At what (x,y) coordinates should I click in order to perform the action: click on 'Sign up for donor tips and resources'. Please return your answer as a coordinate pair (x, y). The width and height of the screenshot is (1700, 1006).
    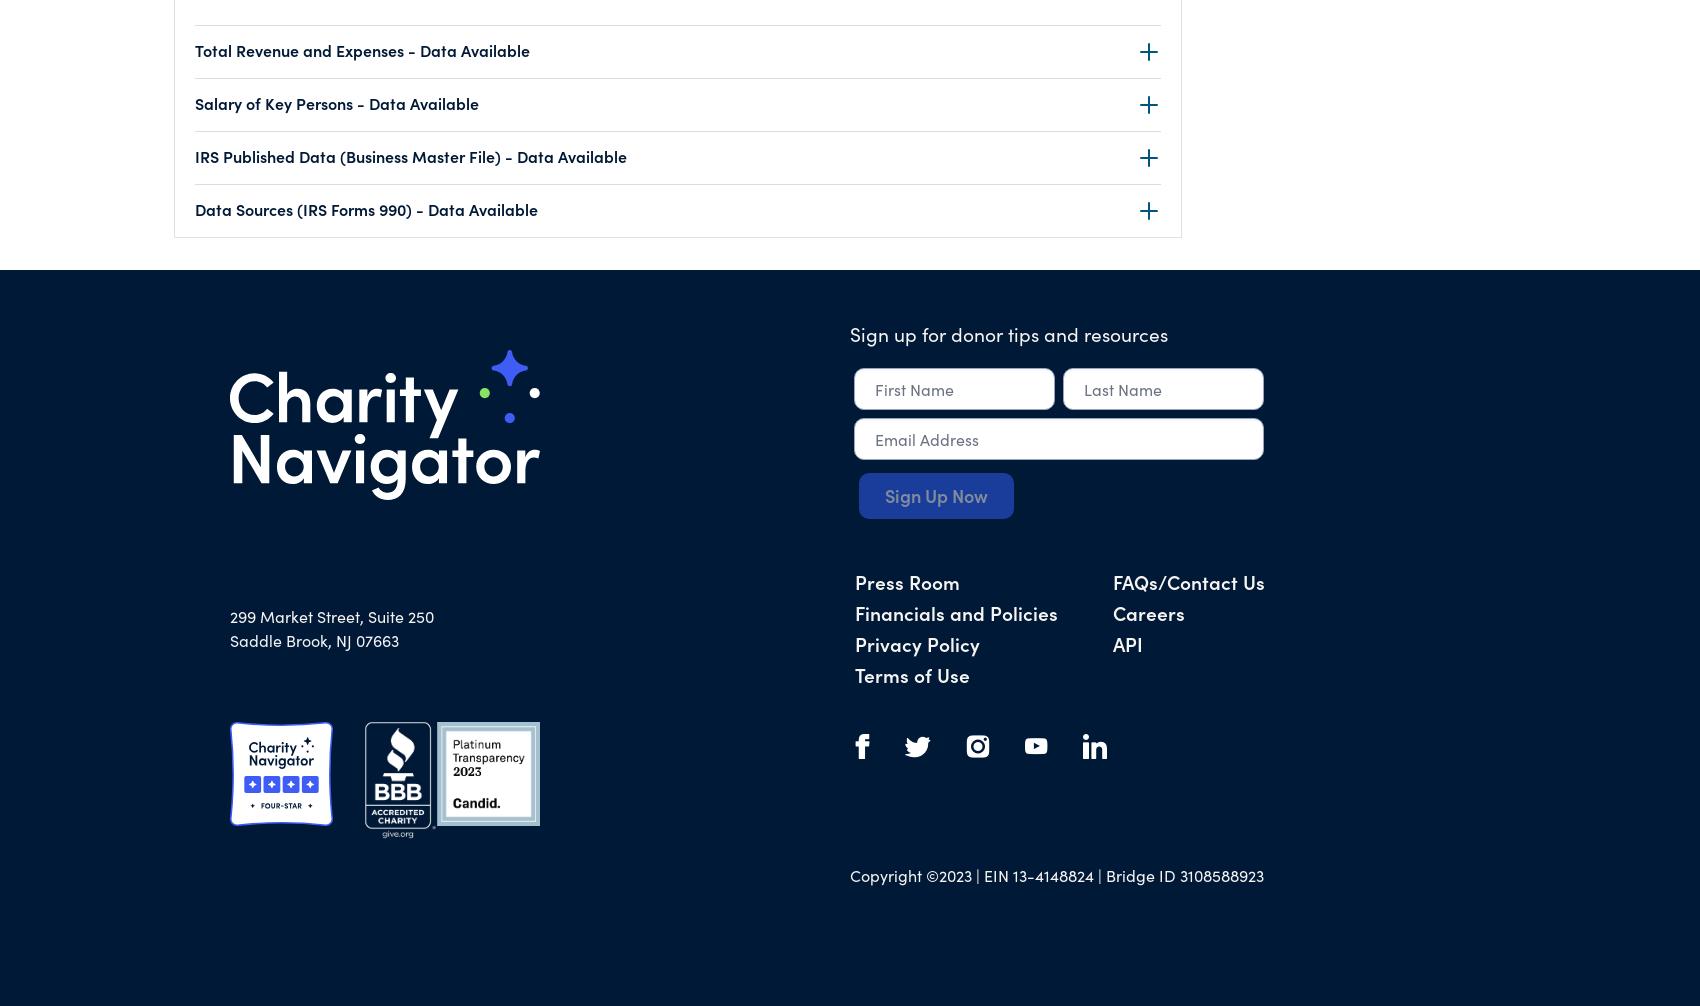
    Looking at the image, I should click on (1006, 332).